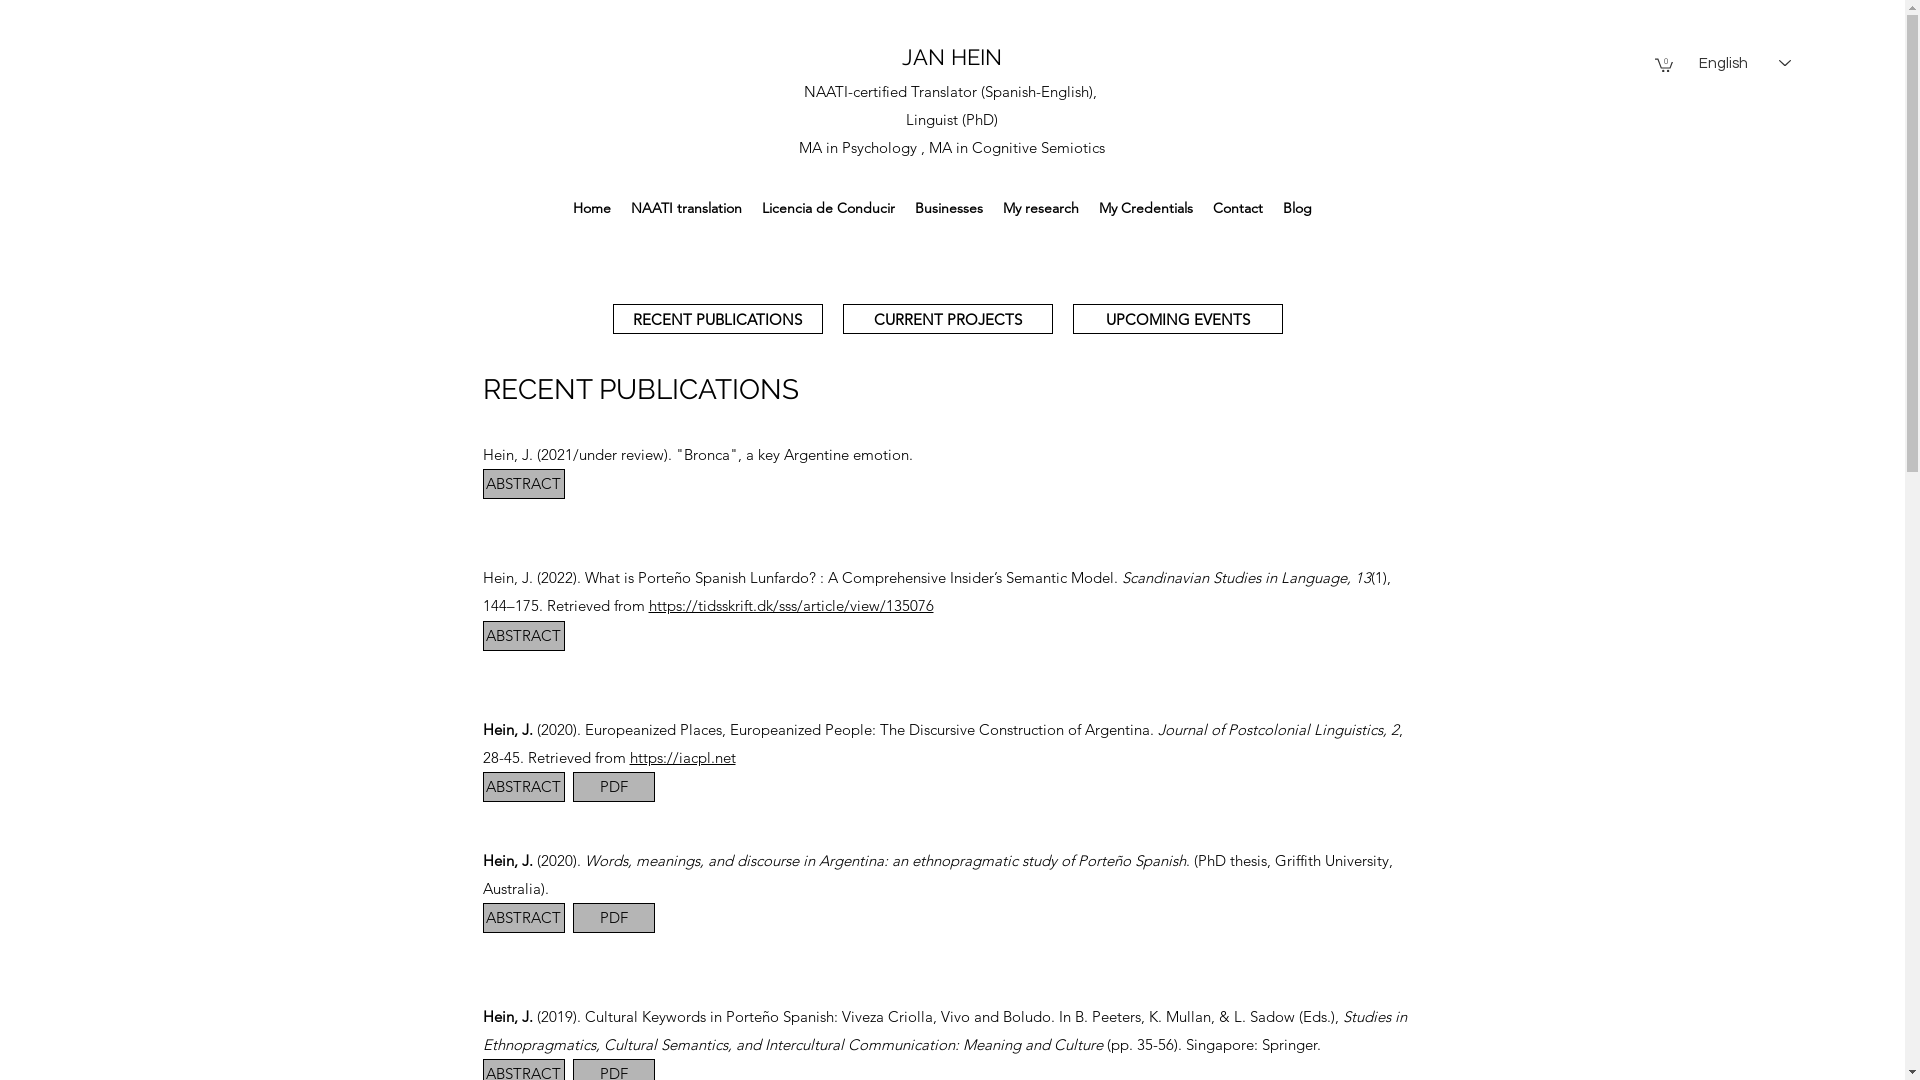 The image size is (1920, 1080). I want to click on 'Blog', so click(1297, 208).